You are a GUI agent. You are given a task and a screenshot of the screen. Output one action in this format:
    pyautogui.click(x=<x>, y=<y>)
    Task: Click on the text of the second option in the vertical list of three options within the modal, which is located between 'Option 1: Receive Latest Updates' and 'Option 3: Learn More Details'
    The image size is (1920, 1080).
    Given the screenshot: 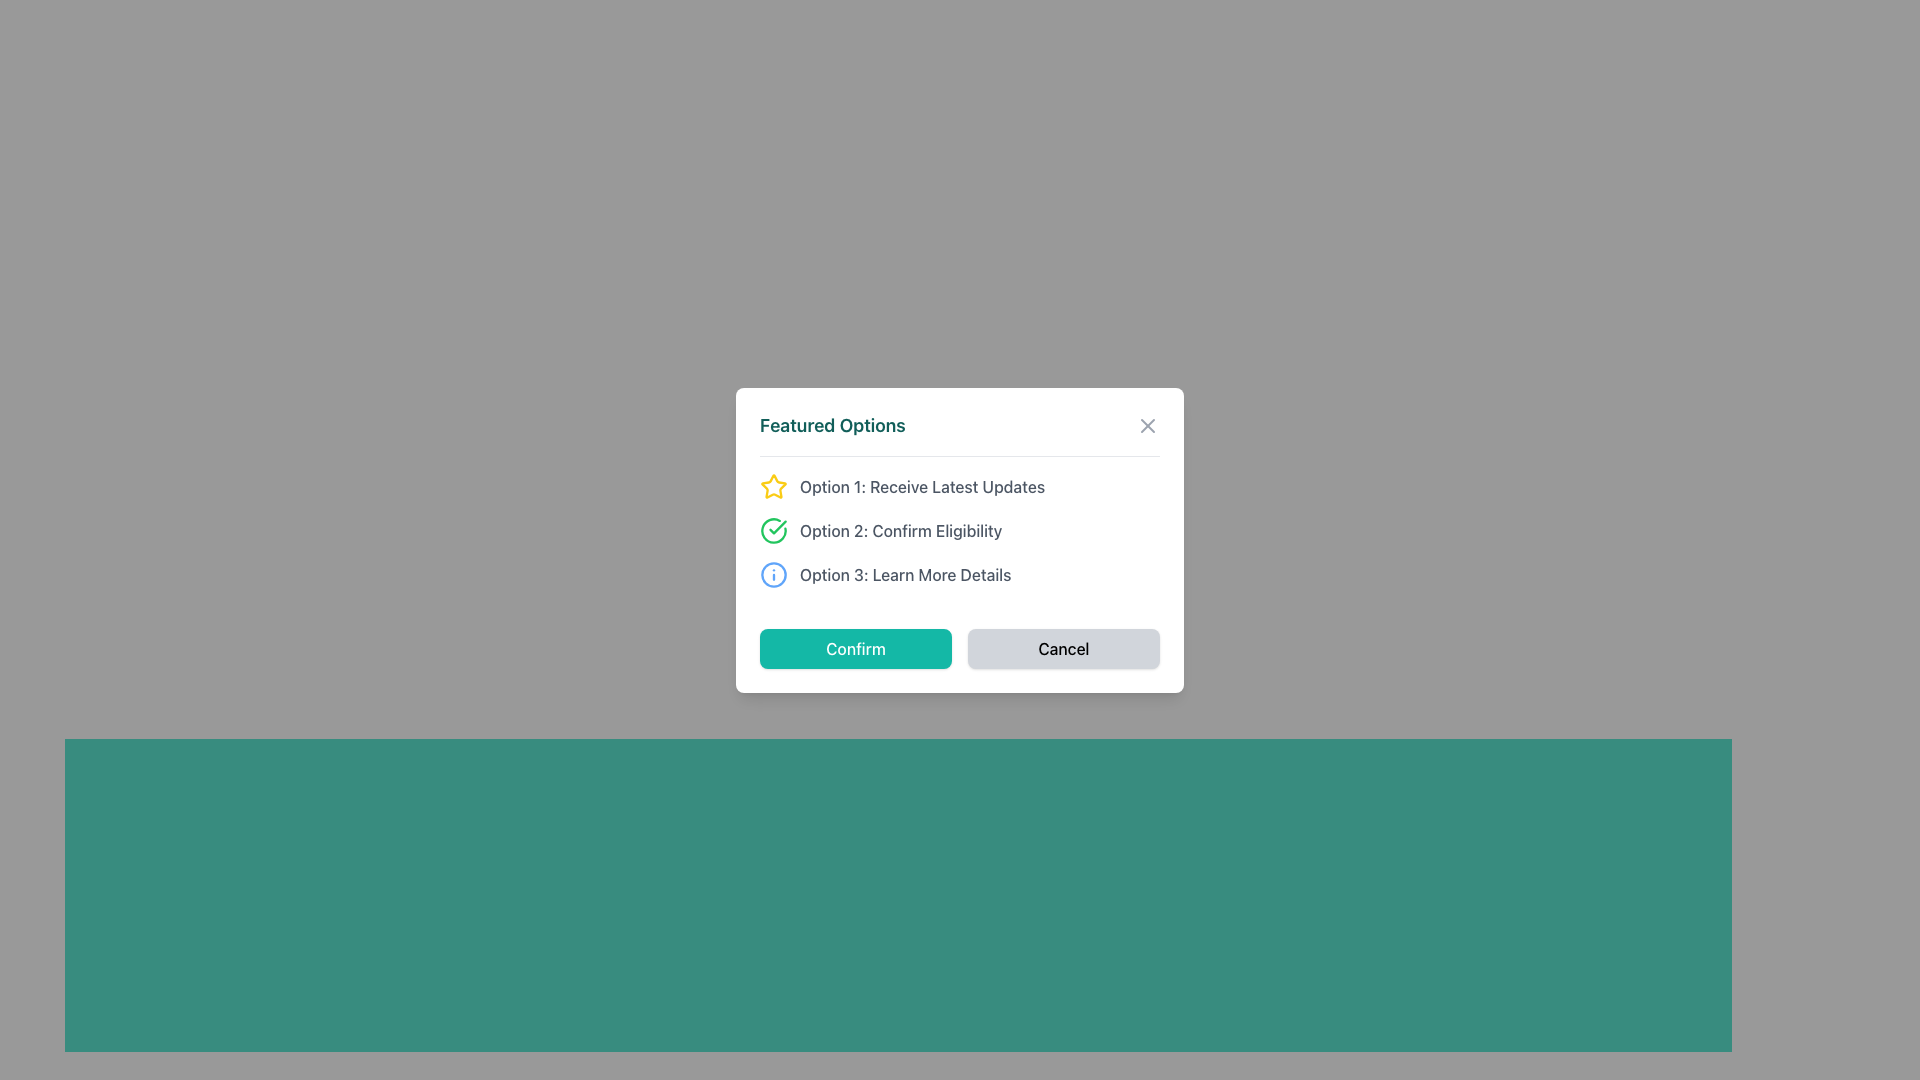 What is the action you would take?
    pyautogui.click(x=960, y=529)
    